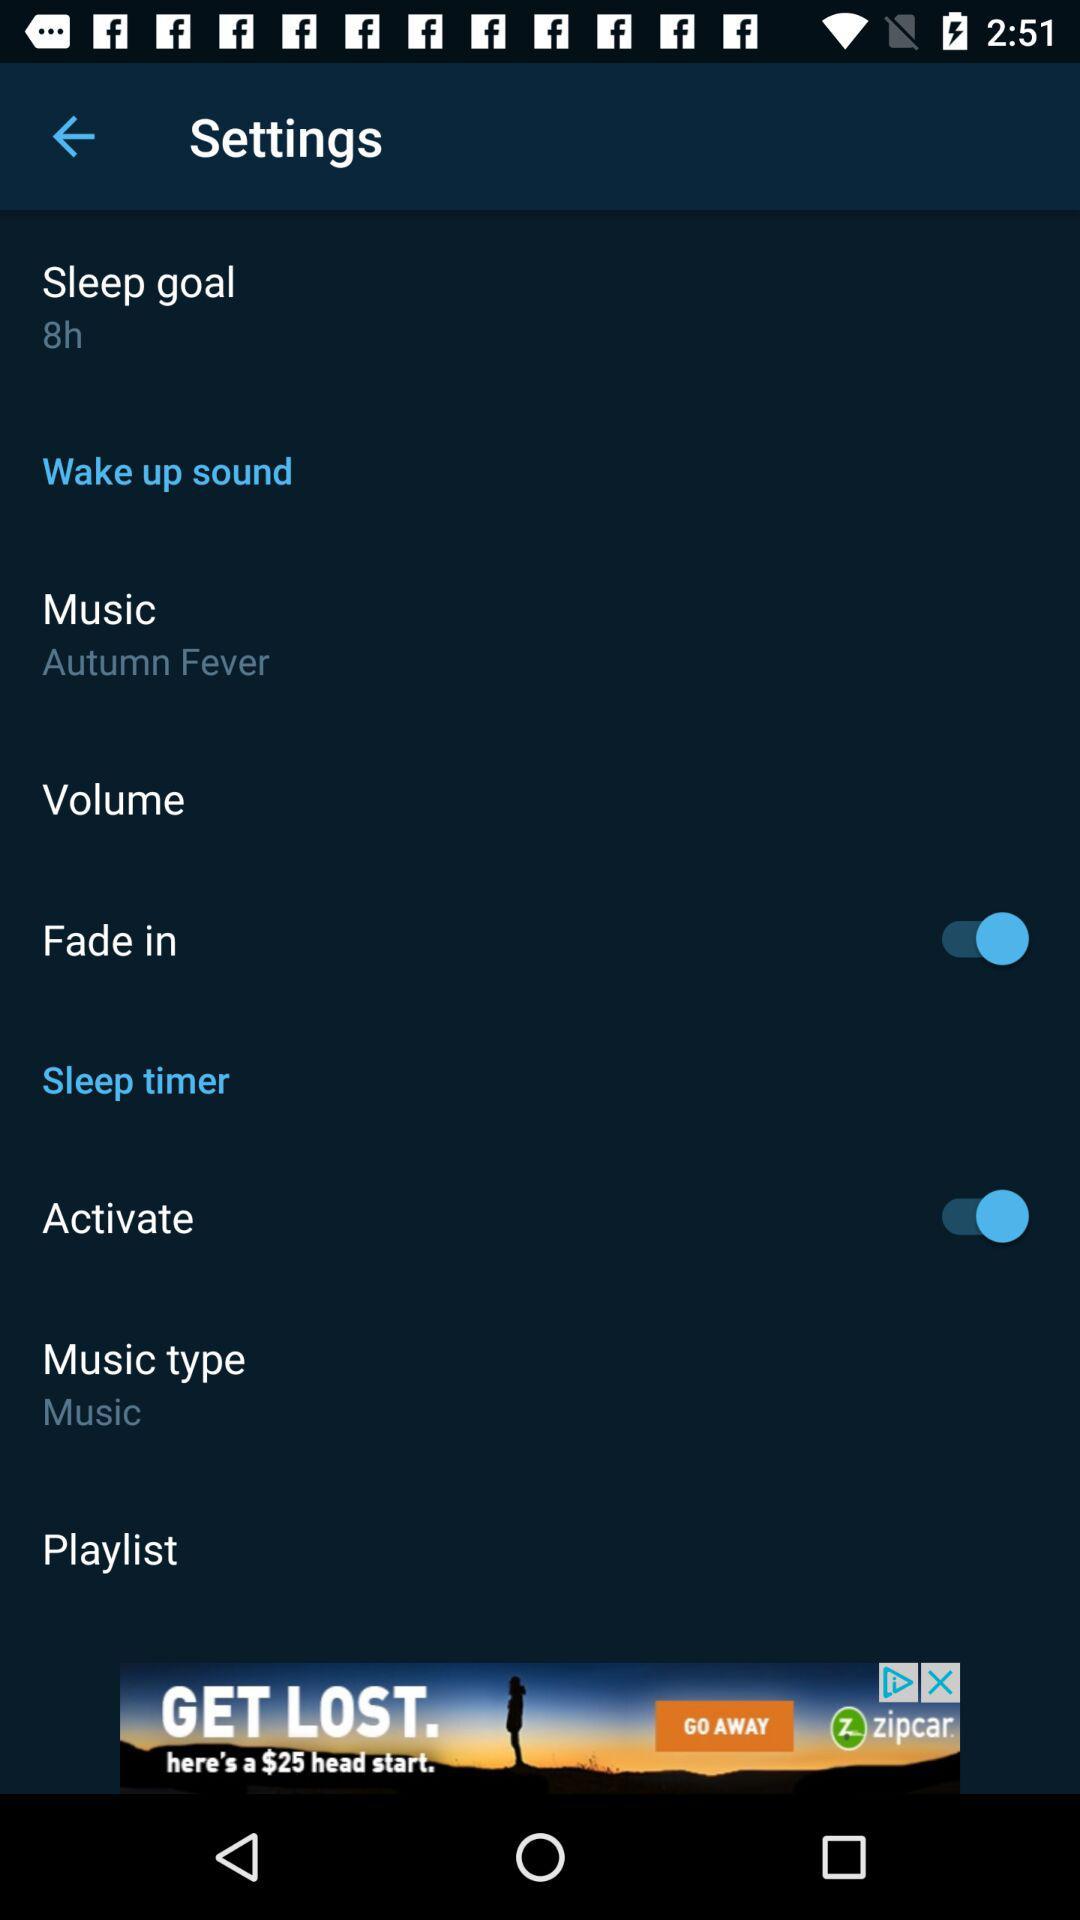  Describe the element at coordinates (540, 1727) in the screenshot. I see `shows the advertisement tab` at that location.